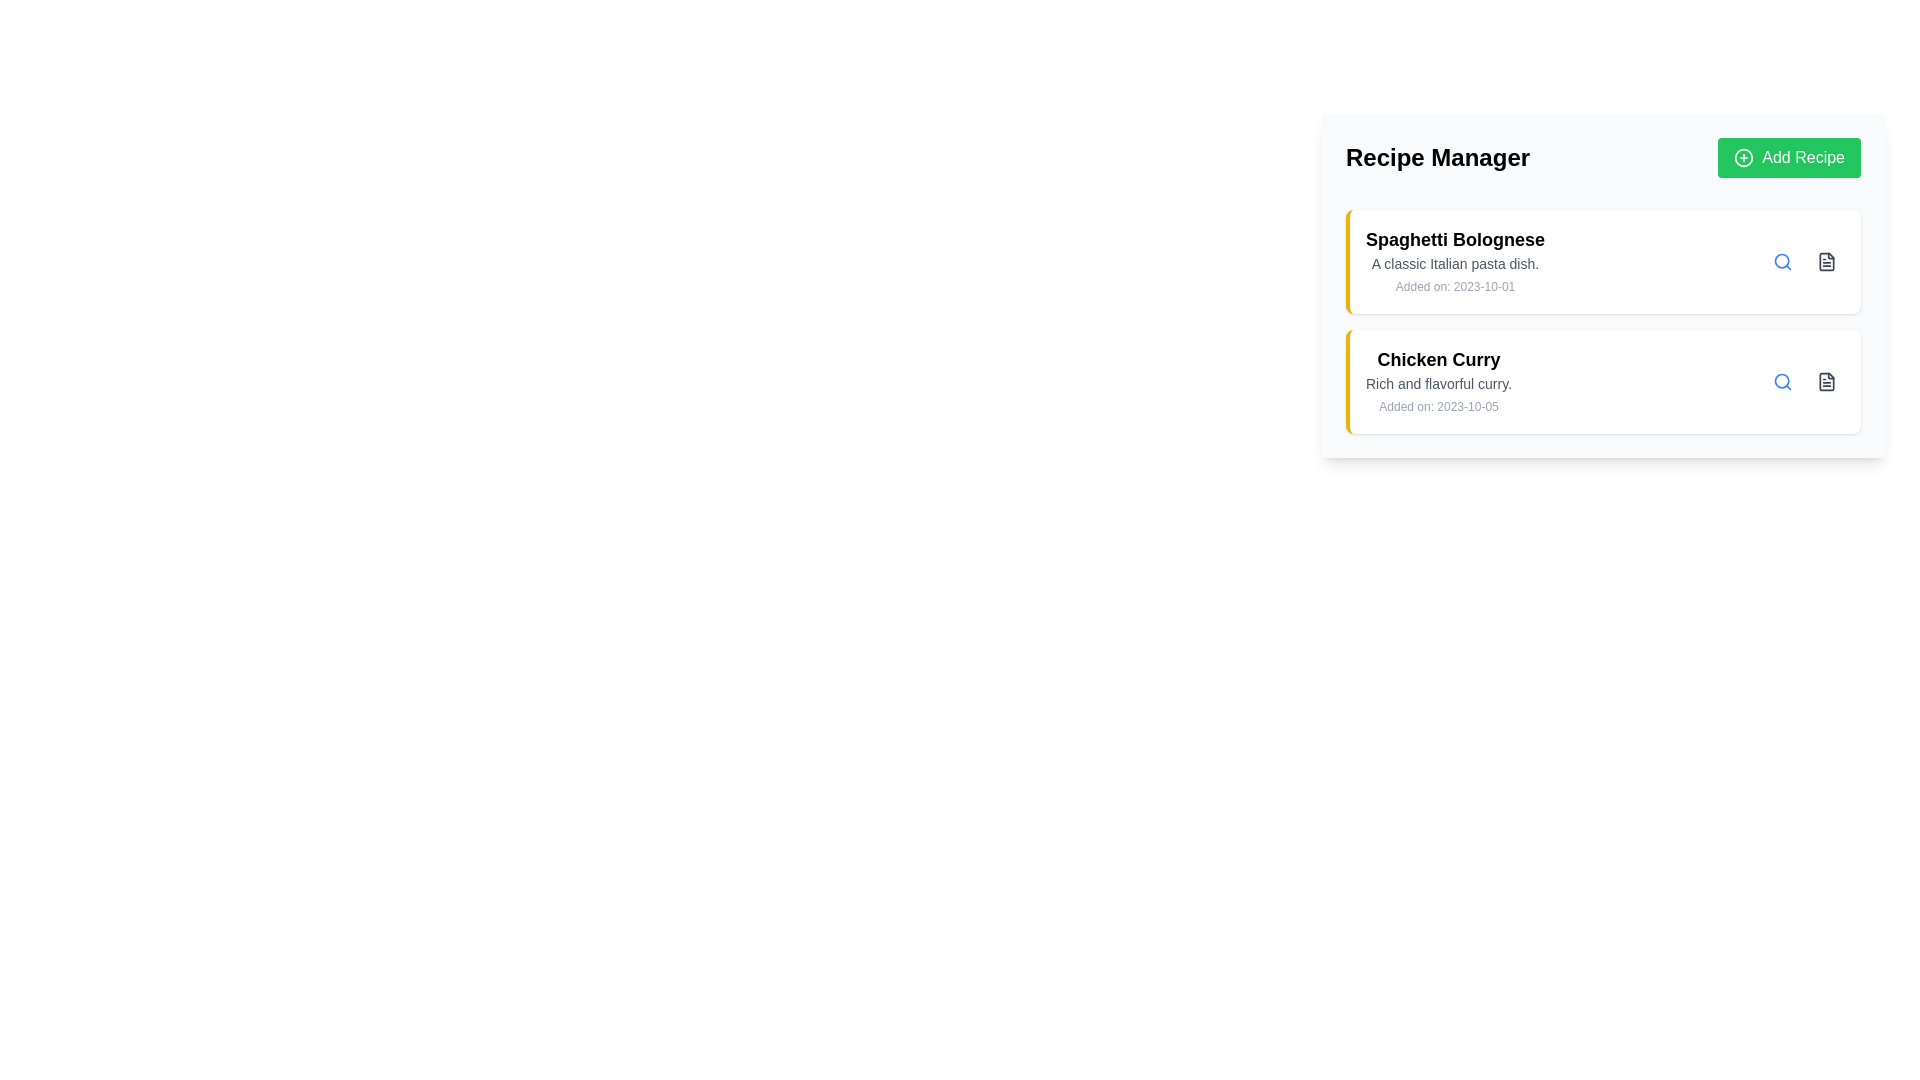 This screenshot has height=1080, width=1920. Describe the element at coordinates (1827, 381) in the screenshot. I see `the rectangular SVG icon representing a document, located in the 'Chicken Curry' recipe line item` at that location.